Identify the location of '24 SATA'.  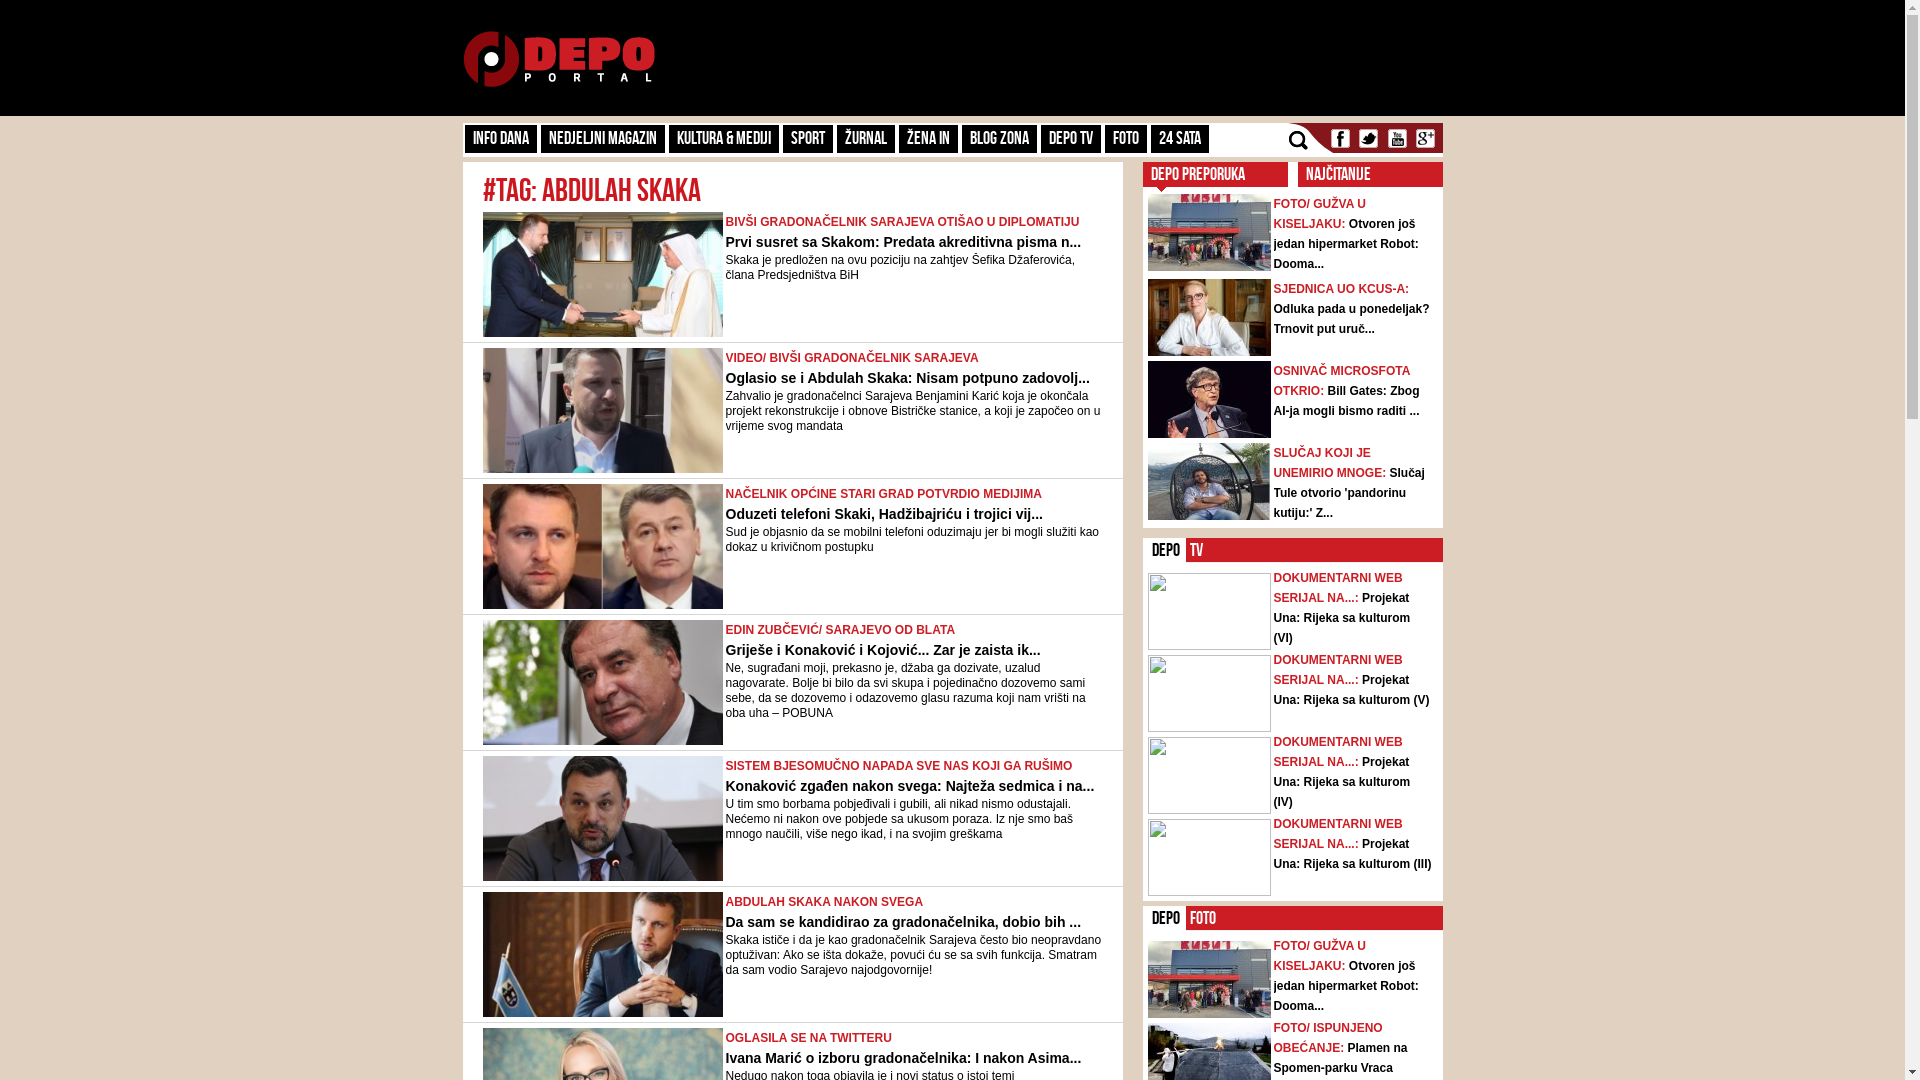
(1179, 137).